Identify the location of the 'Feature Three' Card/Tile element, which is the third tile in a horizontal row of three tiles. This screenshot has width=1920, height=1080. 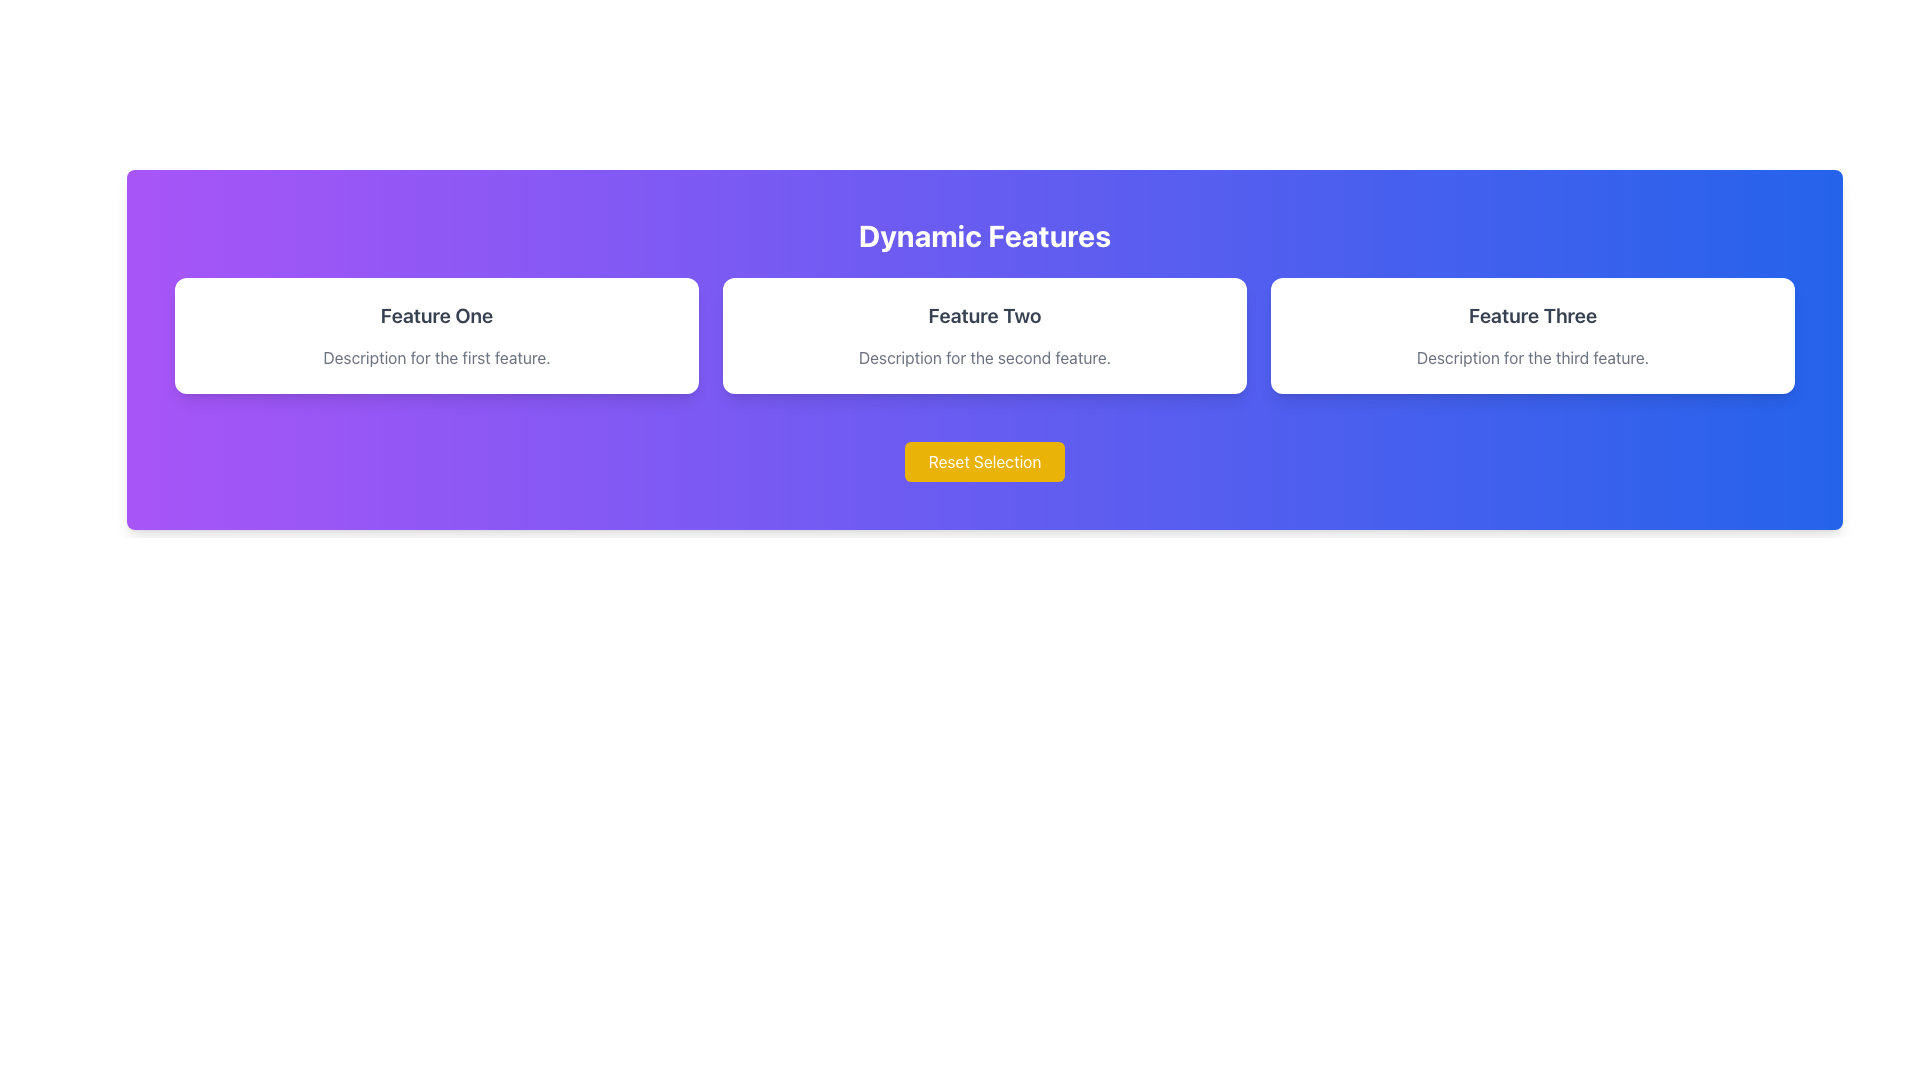
(1531, 334).